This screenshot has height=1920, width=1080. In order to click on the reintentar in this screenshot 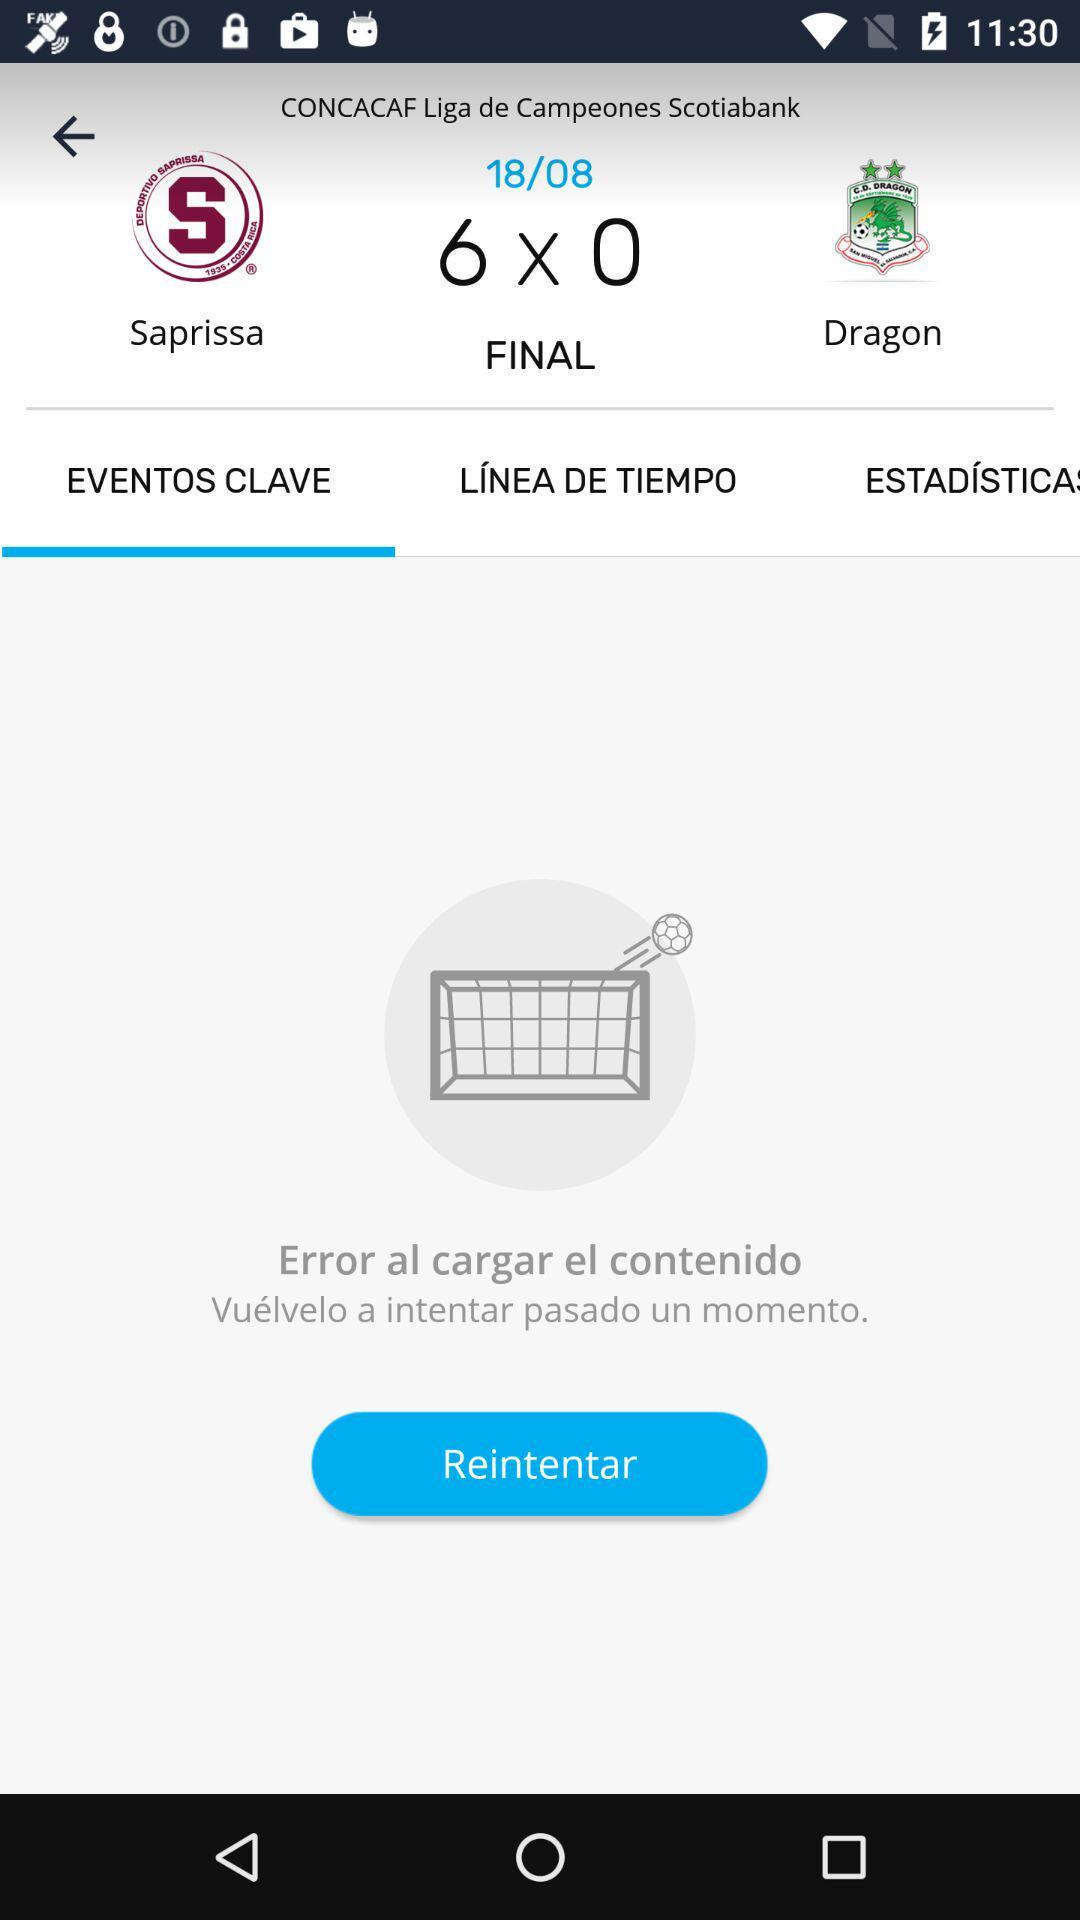, I will do `click(538, 1463)`.